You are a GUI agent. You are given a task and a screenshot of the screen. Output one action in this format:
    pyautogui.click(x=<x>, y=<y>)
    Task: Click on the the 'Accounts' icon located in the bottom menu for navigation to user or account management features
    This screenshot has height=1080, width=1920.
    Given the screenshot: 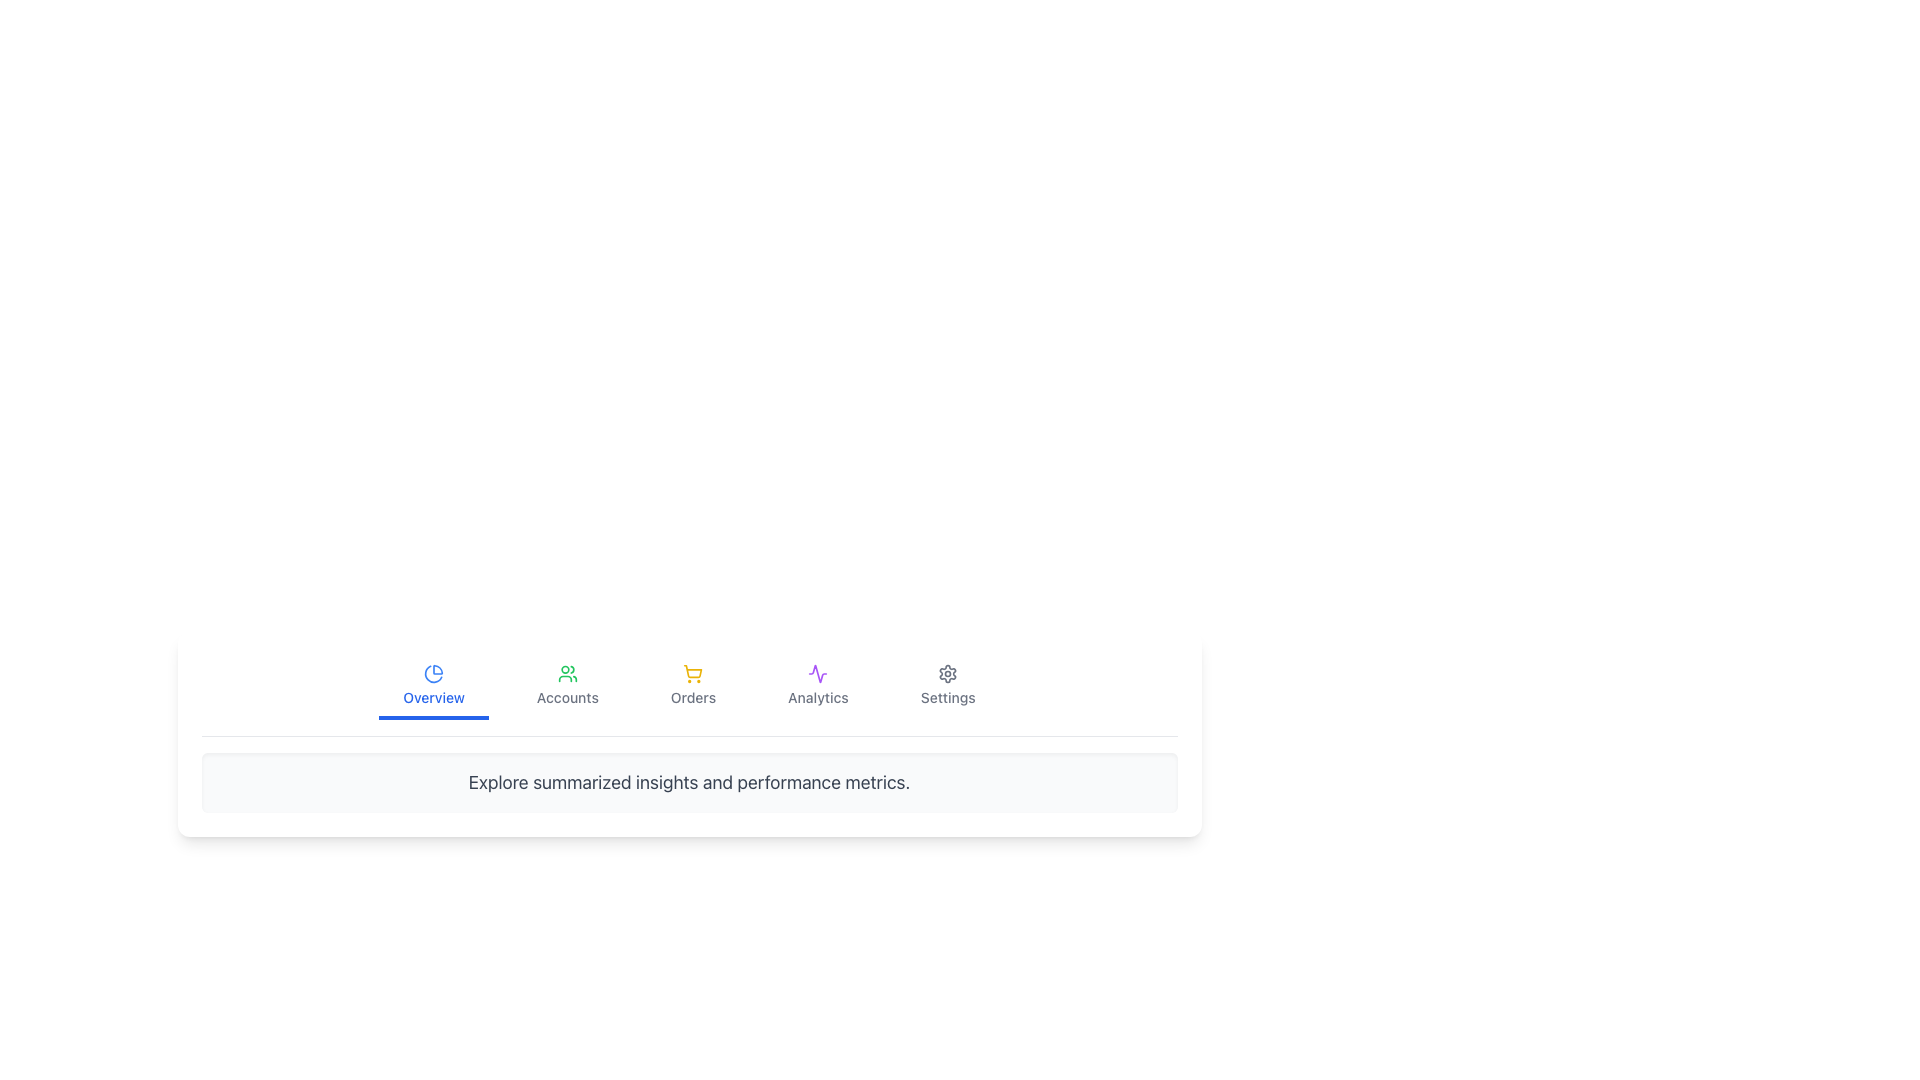 What is the action you would take?
    pyautogui.click(x=566, y=674)
    